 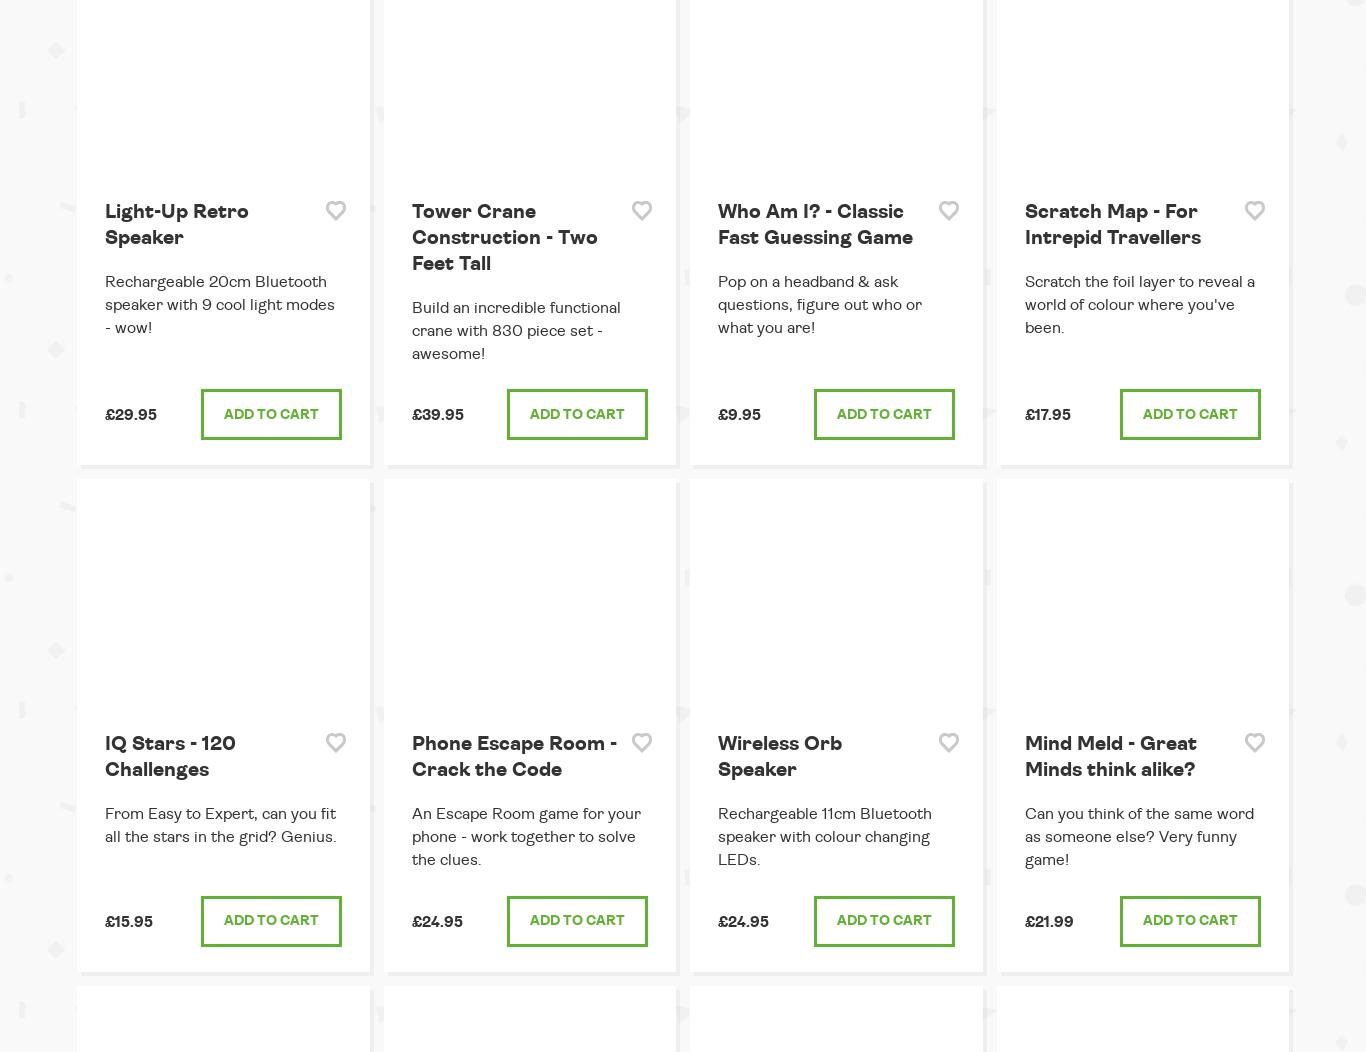 What do you see at coordinates (717, 304) in the screenshot?
I see `'Pop on a headband & ask questions, figure out who or what you are!'` at bounding box center [717, 304].